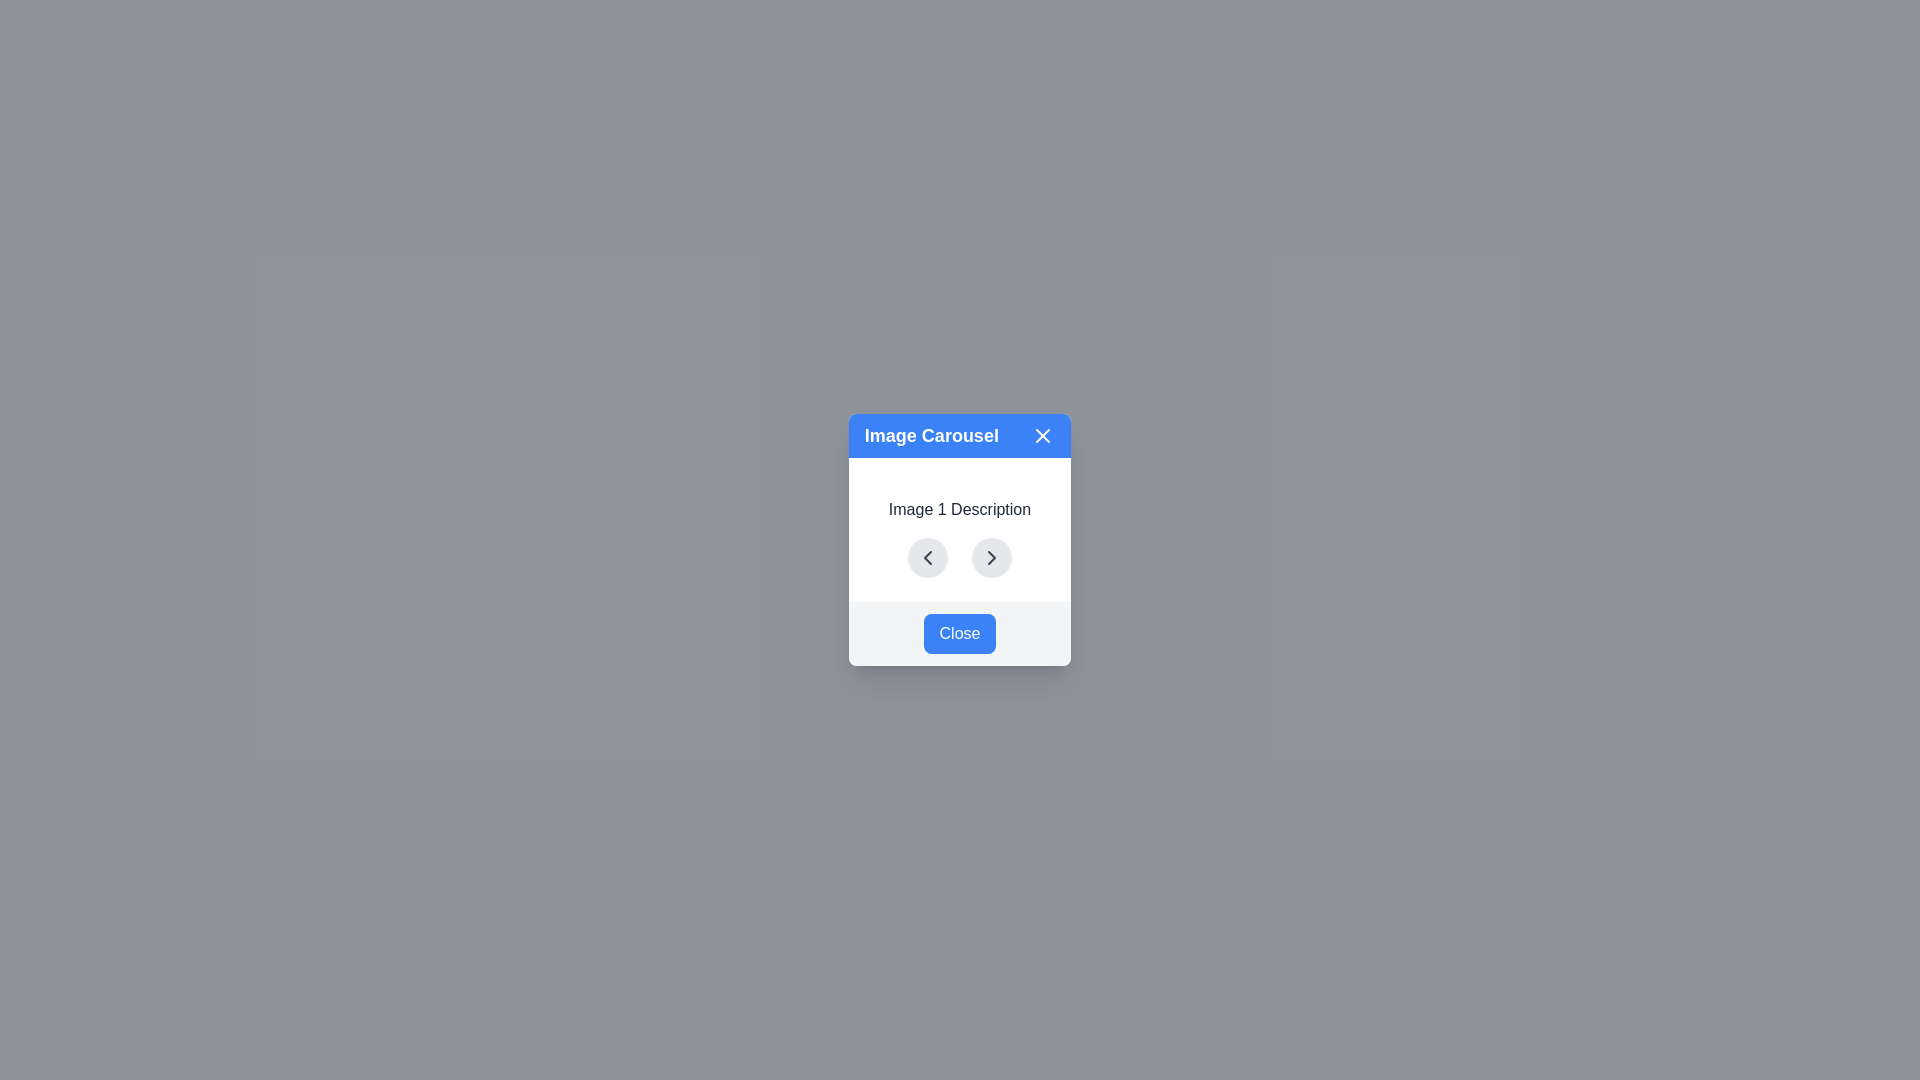  I want to click on the 'close' button located at the bottom of the modal dialog box for keyboard interaction, so click(960, 633).